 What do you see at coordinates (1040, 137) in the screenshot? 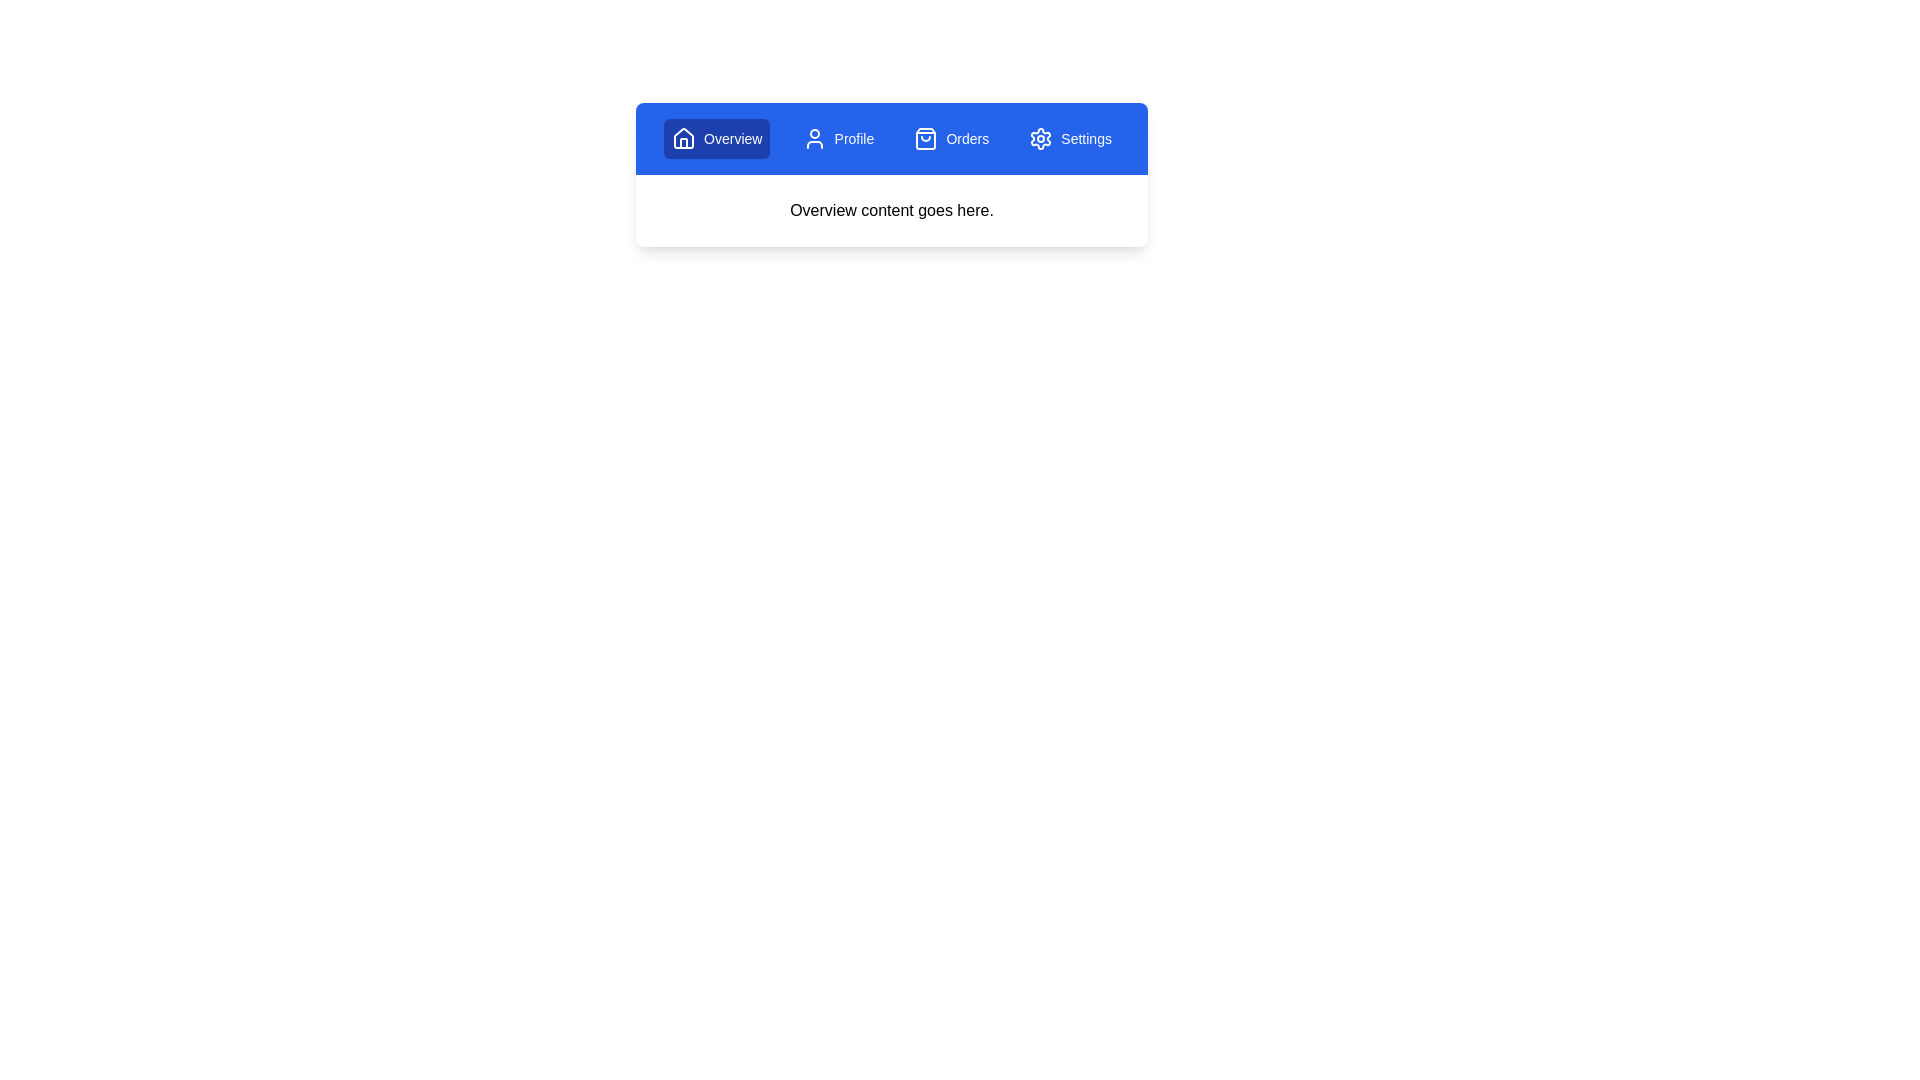
I see `the cogwheel icon located in the top navigation bar` at bounding box center [1040, 137].